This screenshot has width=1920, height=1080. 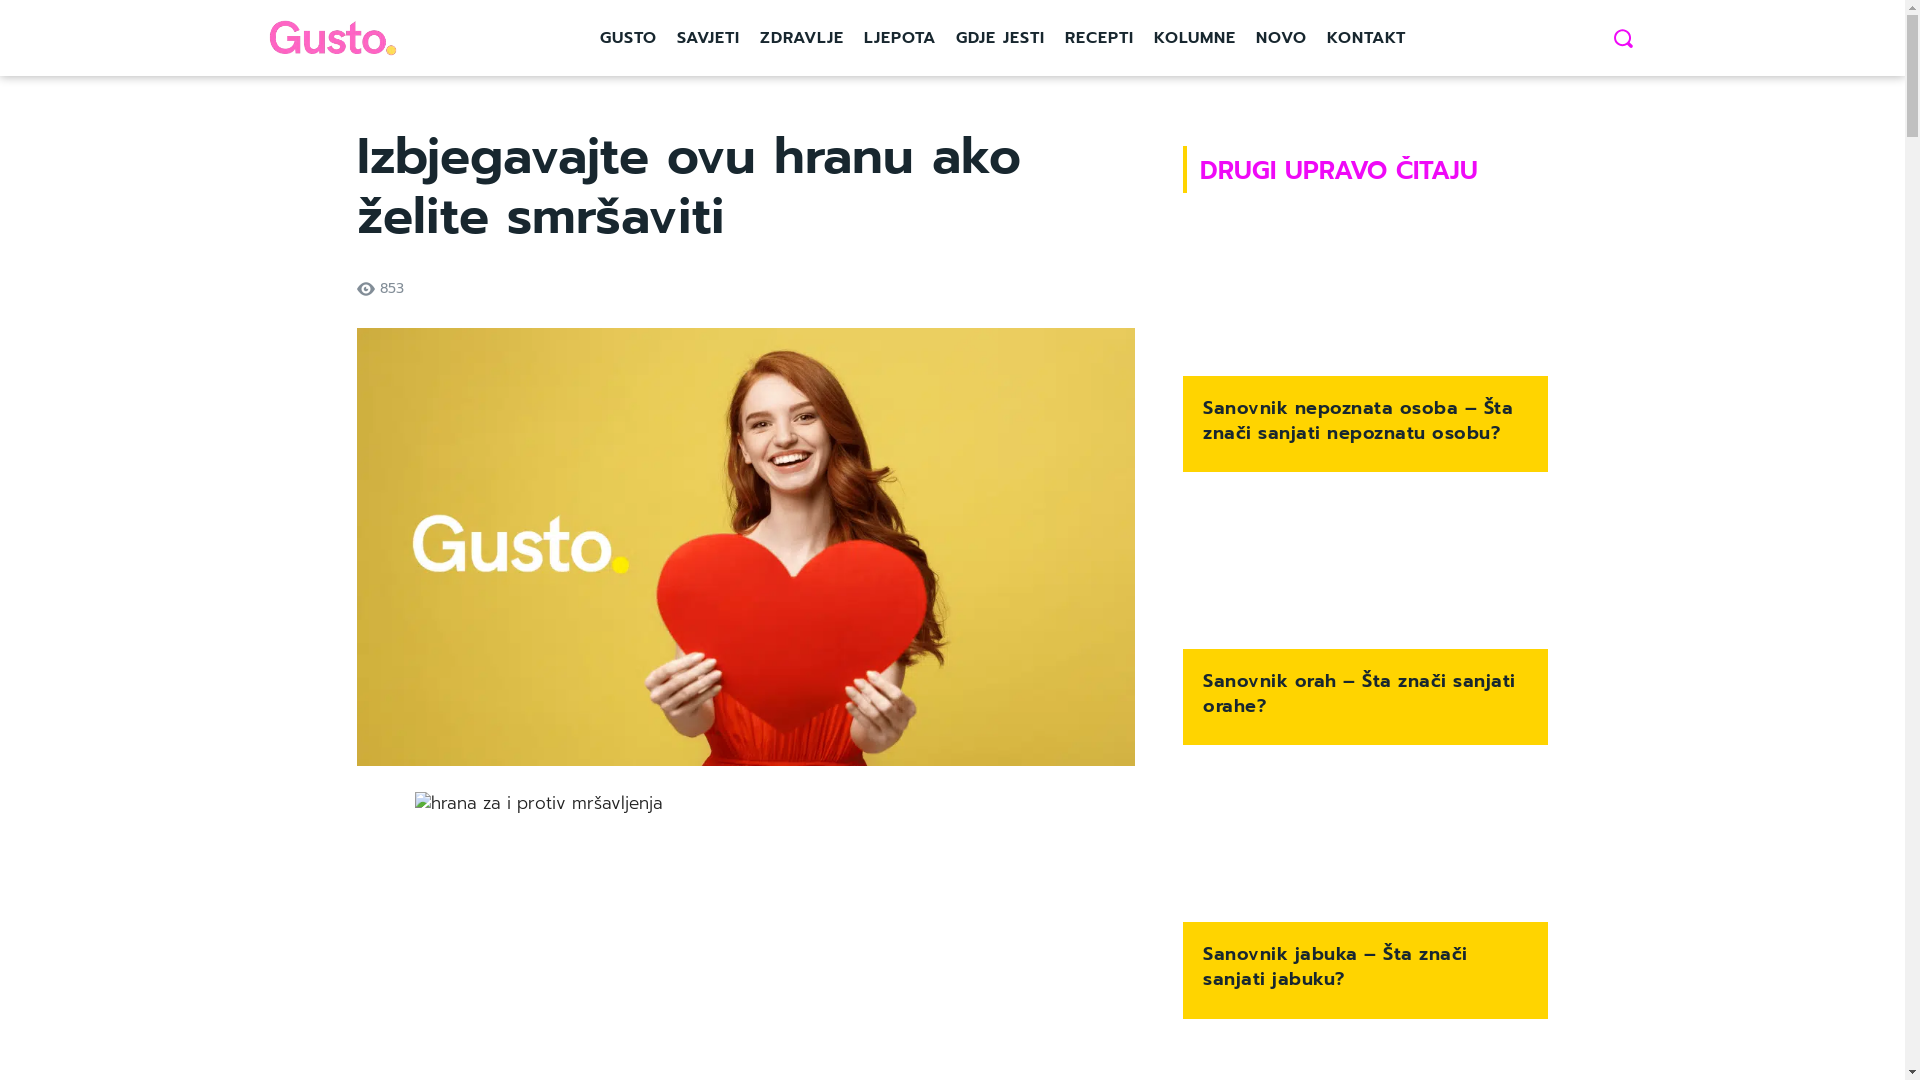 I want to click on 'LJEPOTA', so click(x=899, y=38).